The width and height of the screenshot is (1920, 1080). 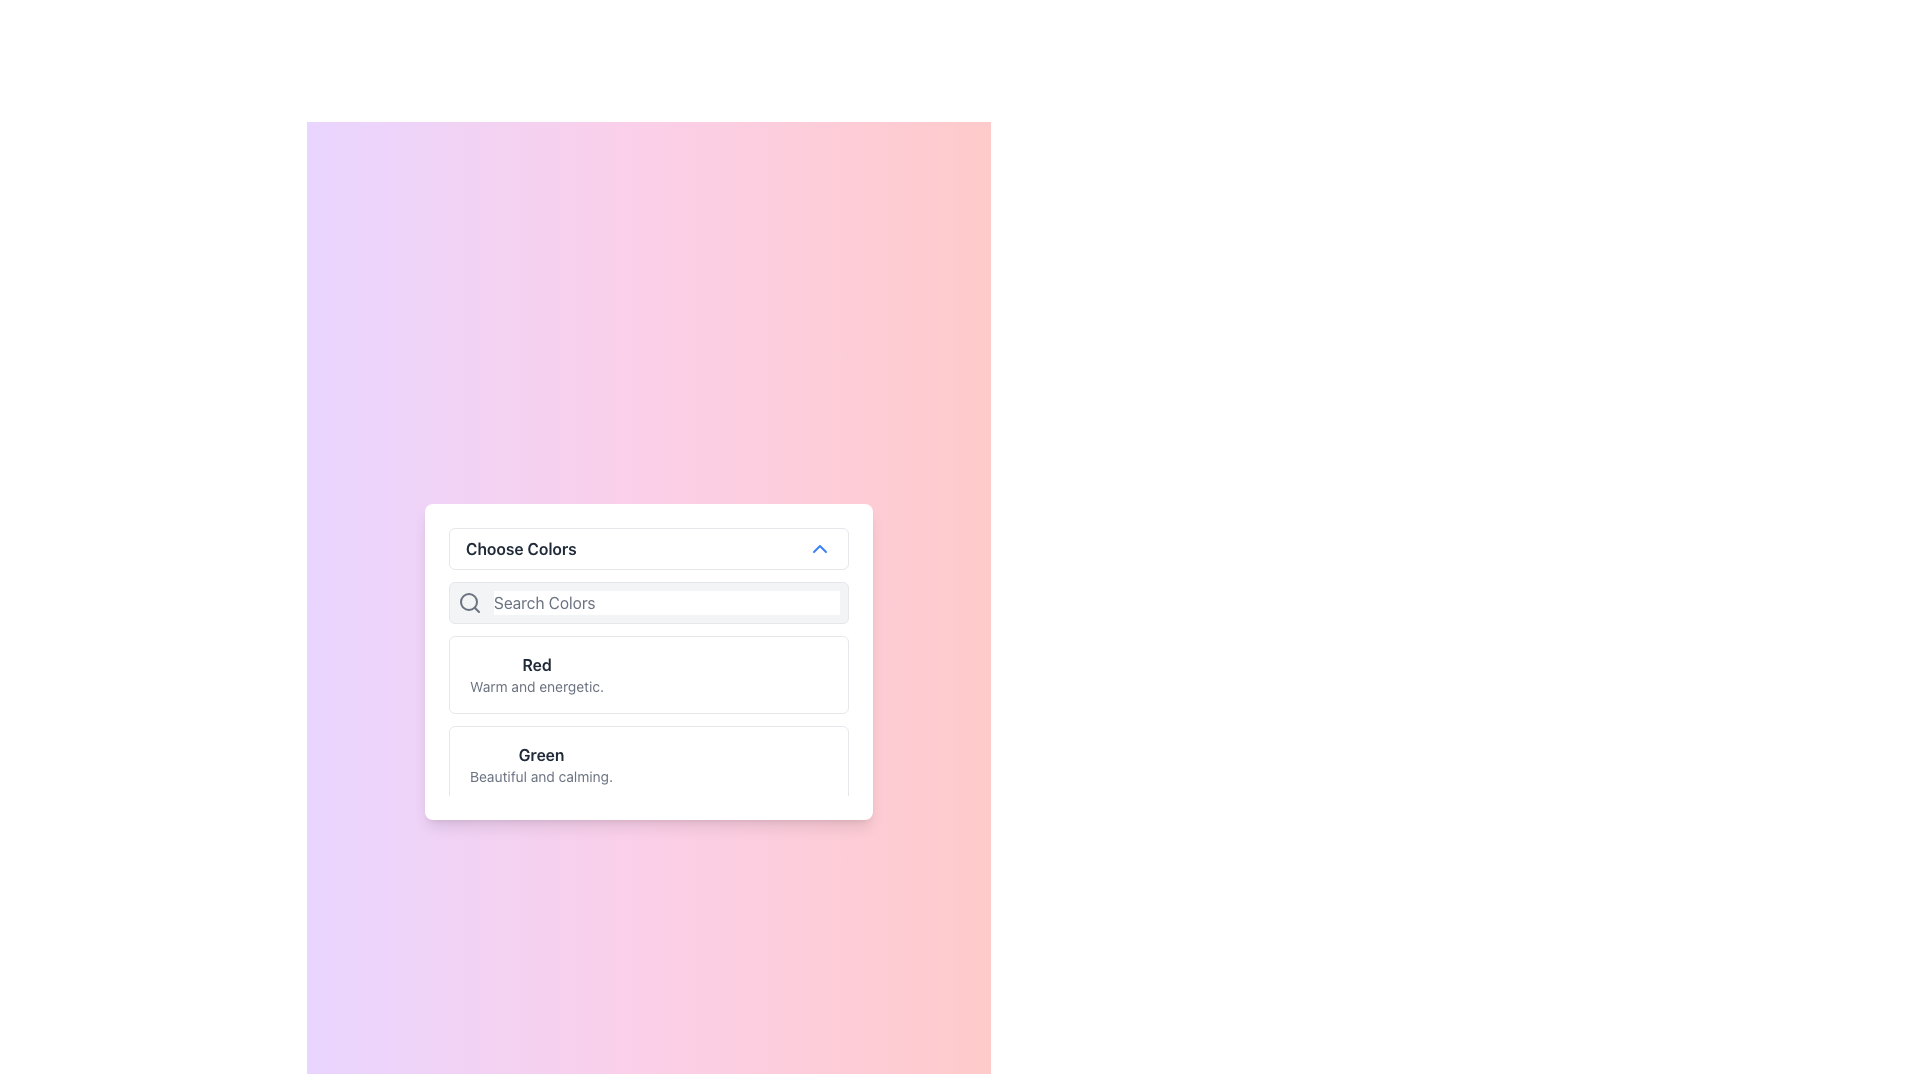 What do you see at coordinates (648, 662) in the screenshot?
I see `the first selectable color option in the list located below the 'Choose Colors' title` at bounding box center [648, 662].